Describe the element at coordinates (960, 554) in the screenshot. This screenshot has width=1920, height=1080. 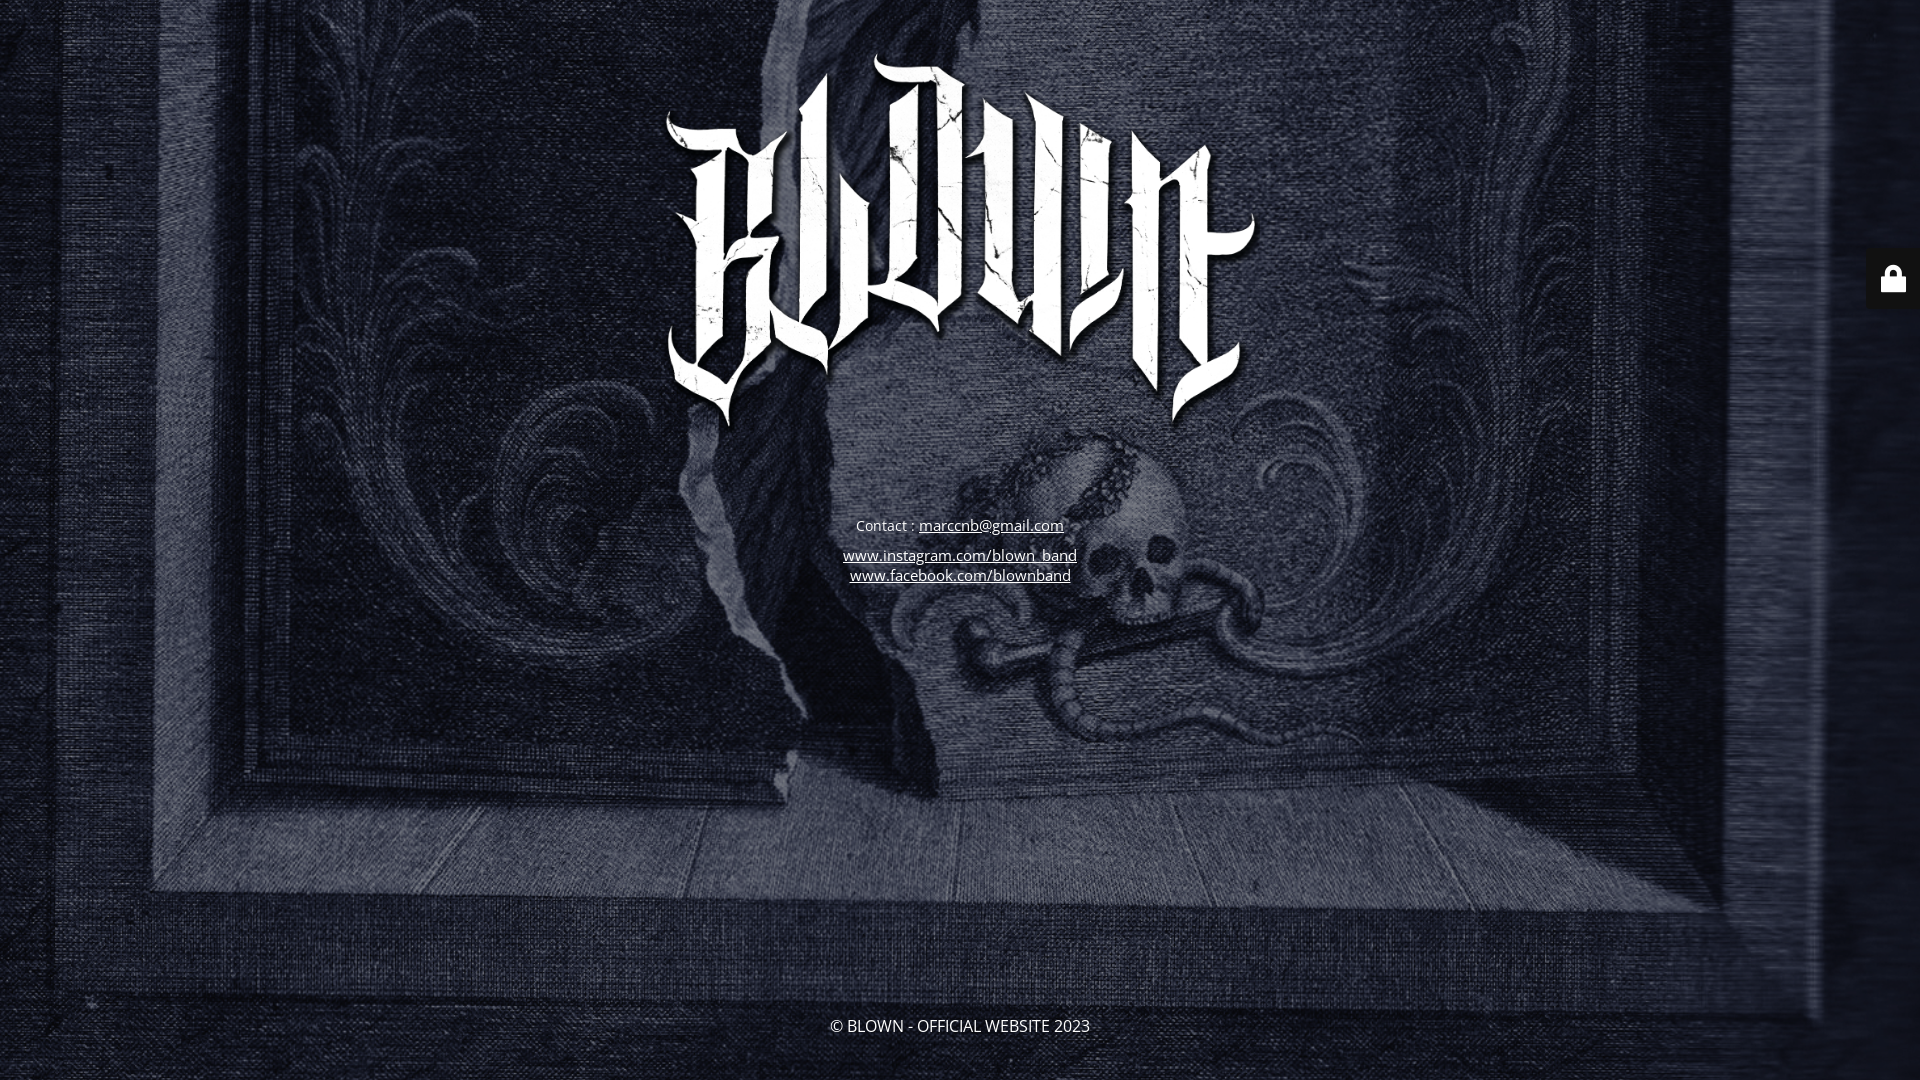
I see `'www.instagram.com/blown_band'` at that location.